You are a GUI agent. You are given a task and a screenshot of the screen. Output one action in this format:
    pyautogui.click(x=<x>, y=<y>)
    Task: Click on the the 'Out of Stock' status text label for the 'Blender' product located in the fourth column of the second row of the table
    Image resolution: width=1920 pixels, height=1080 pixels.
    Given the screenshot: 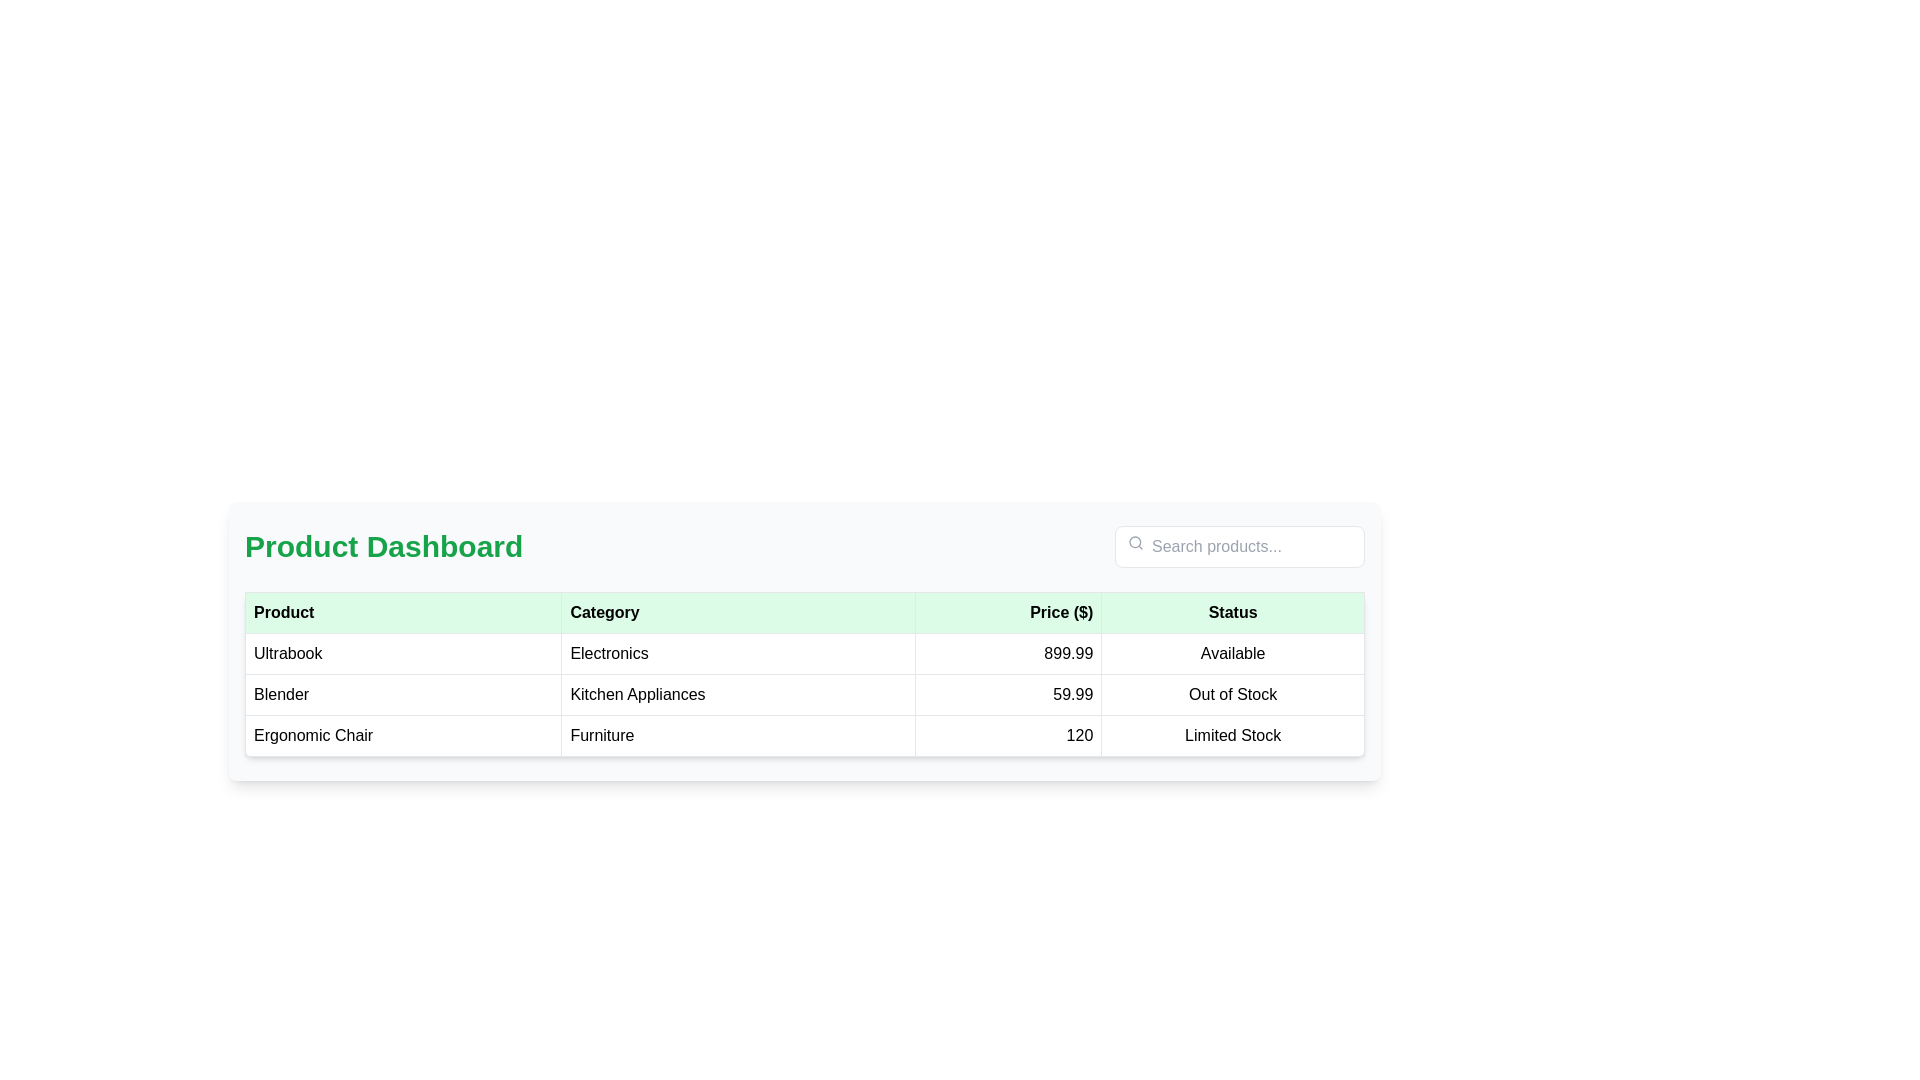 What is the action you would take?
    pyautogui.click(x=1232, y=693)
    